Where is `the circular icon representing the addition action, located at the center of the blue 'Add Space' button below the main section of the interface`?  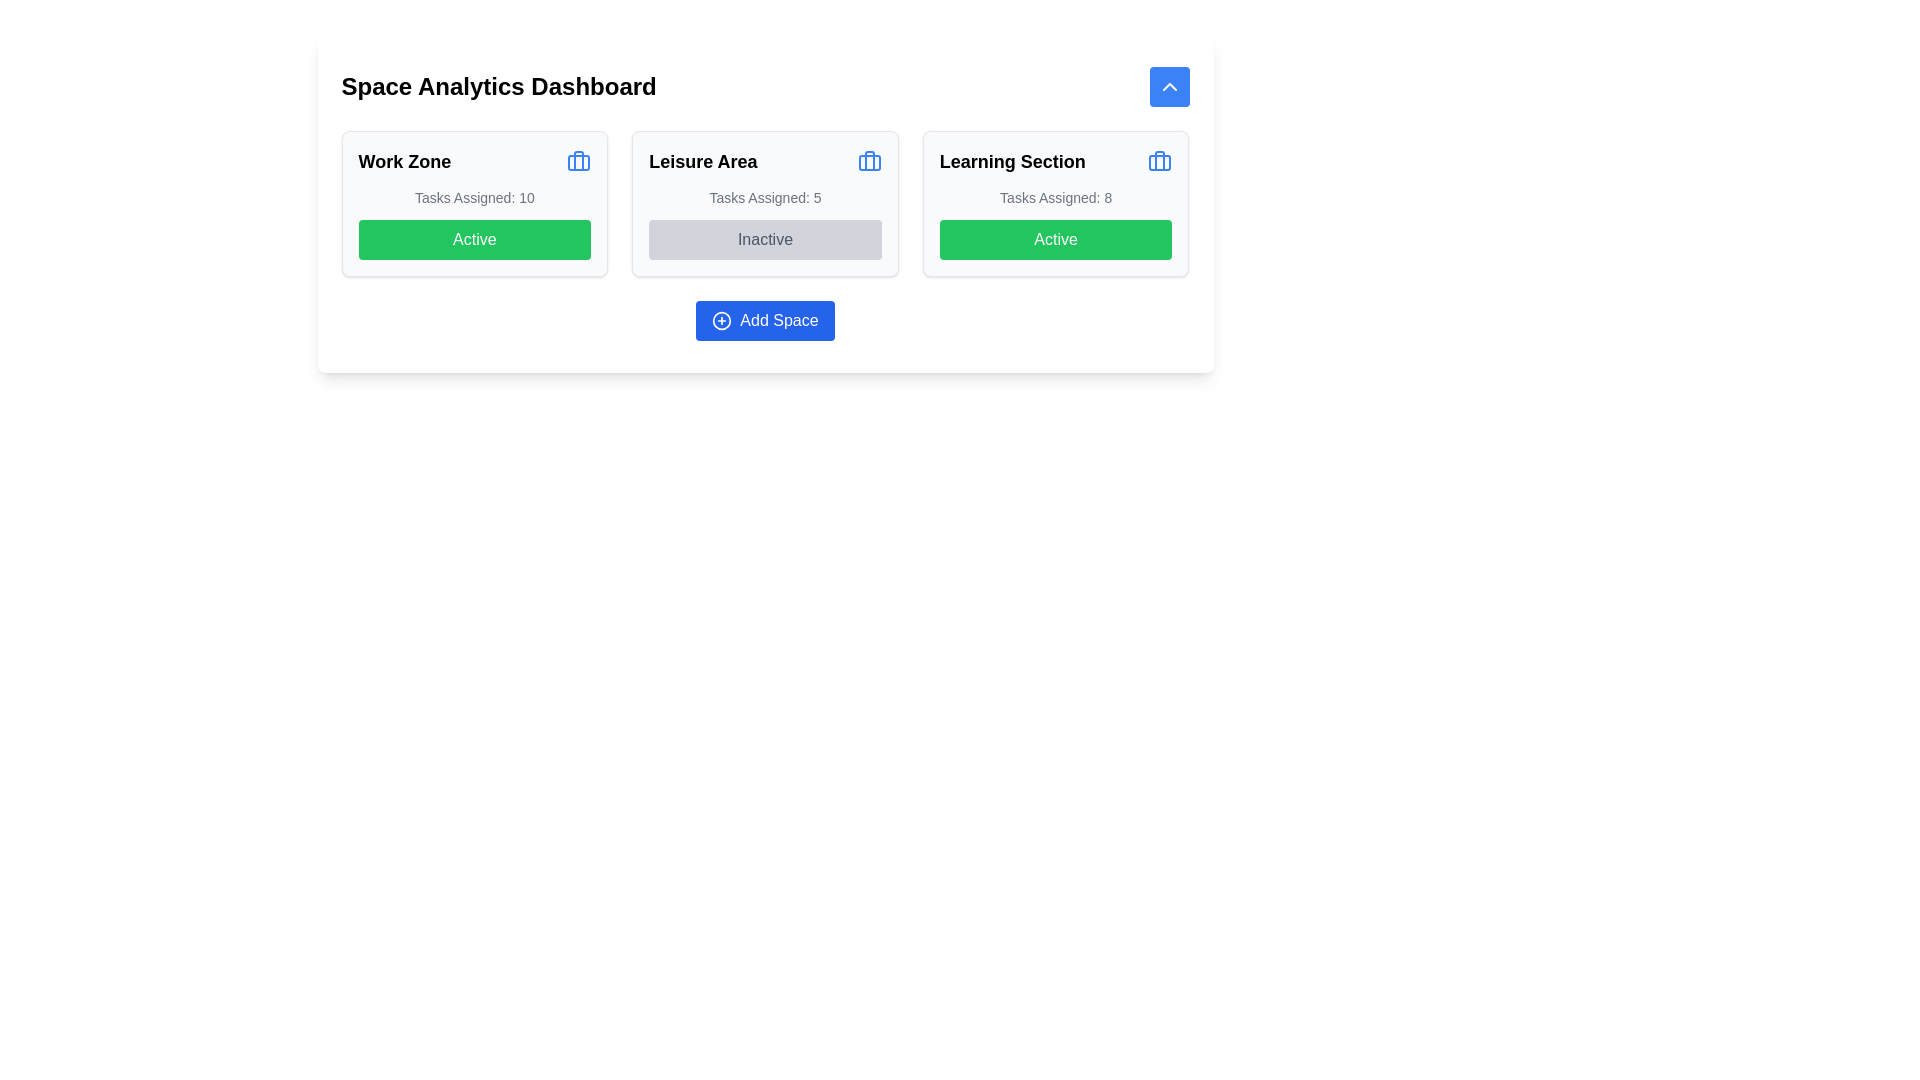 the circular icon representing the addition action, located at the center of the blue 'Add Space' button below the main section of the interface is located at coordinates (721, 319).